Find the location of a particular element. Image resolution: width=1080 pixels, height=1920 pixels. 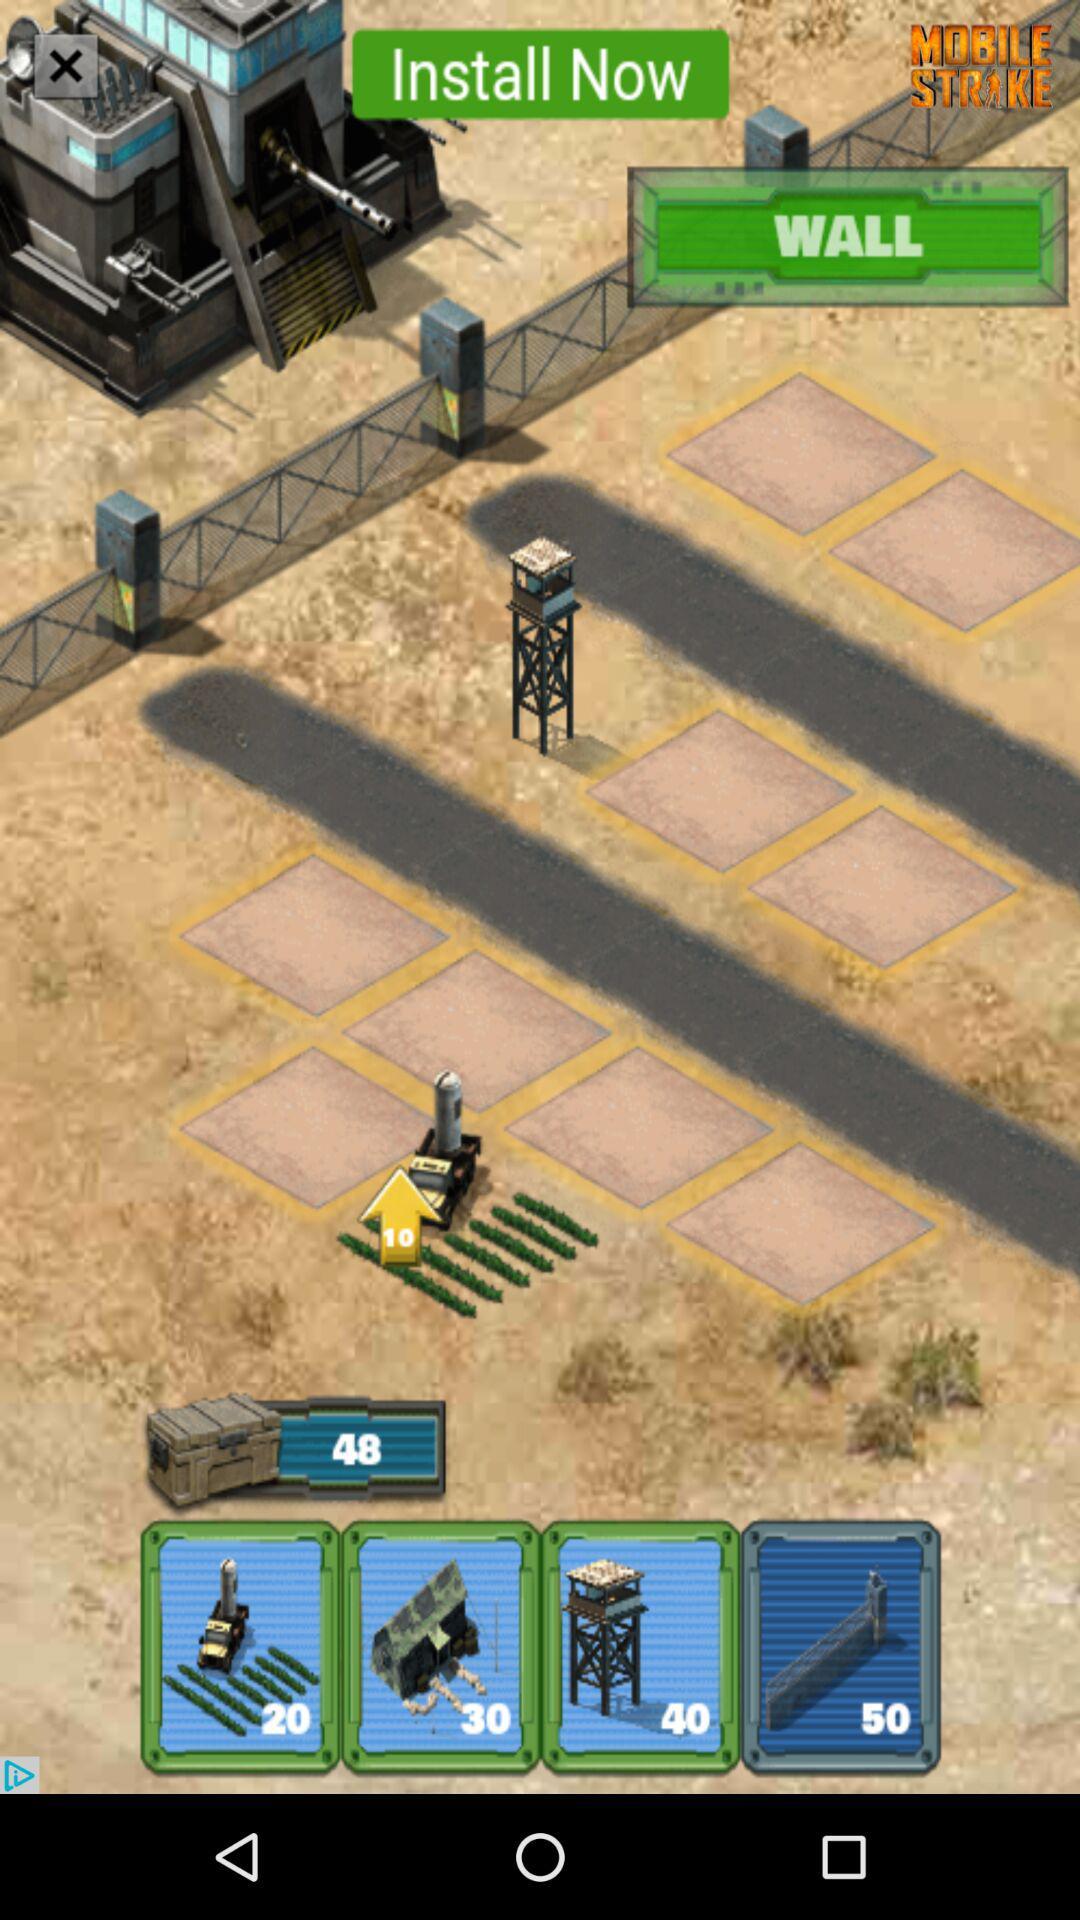

the close icon is located at coordinates (64, 70).